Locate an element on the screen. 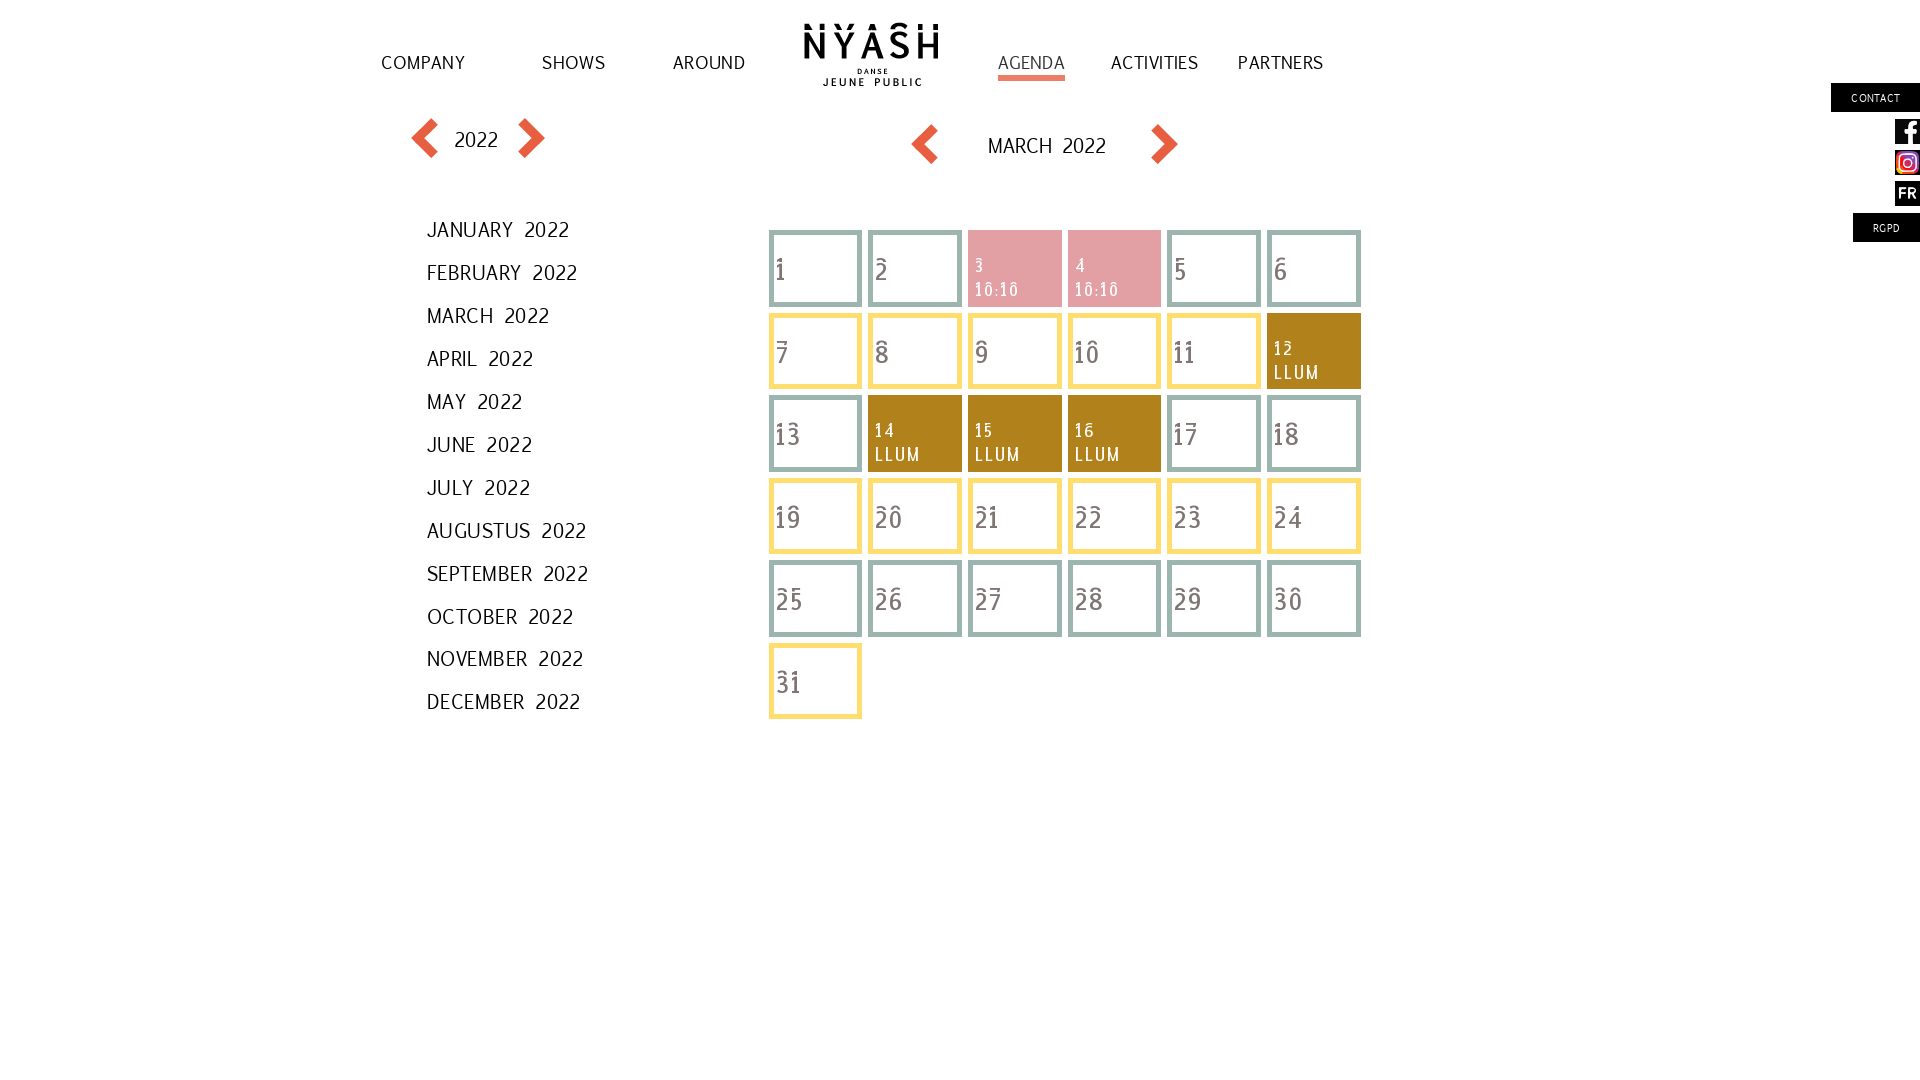  'FEBRUARY 2022' is located at coordinates (502, 271).